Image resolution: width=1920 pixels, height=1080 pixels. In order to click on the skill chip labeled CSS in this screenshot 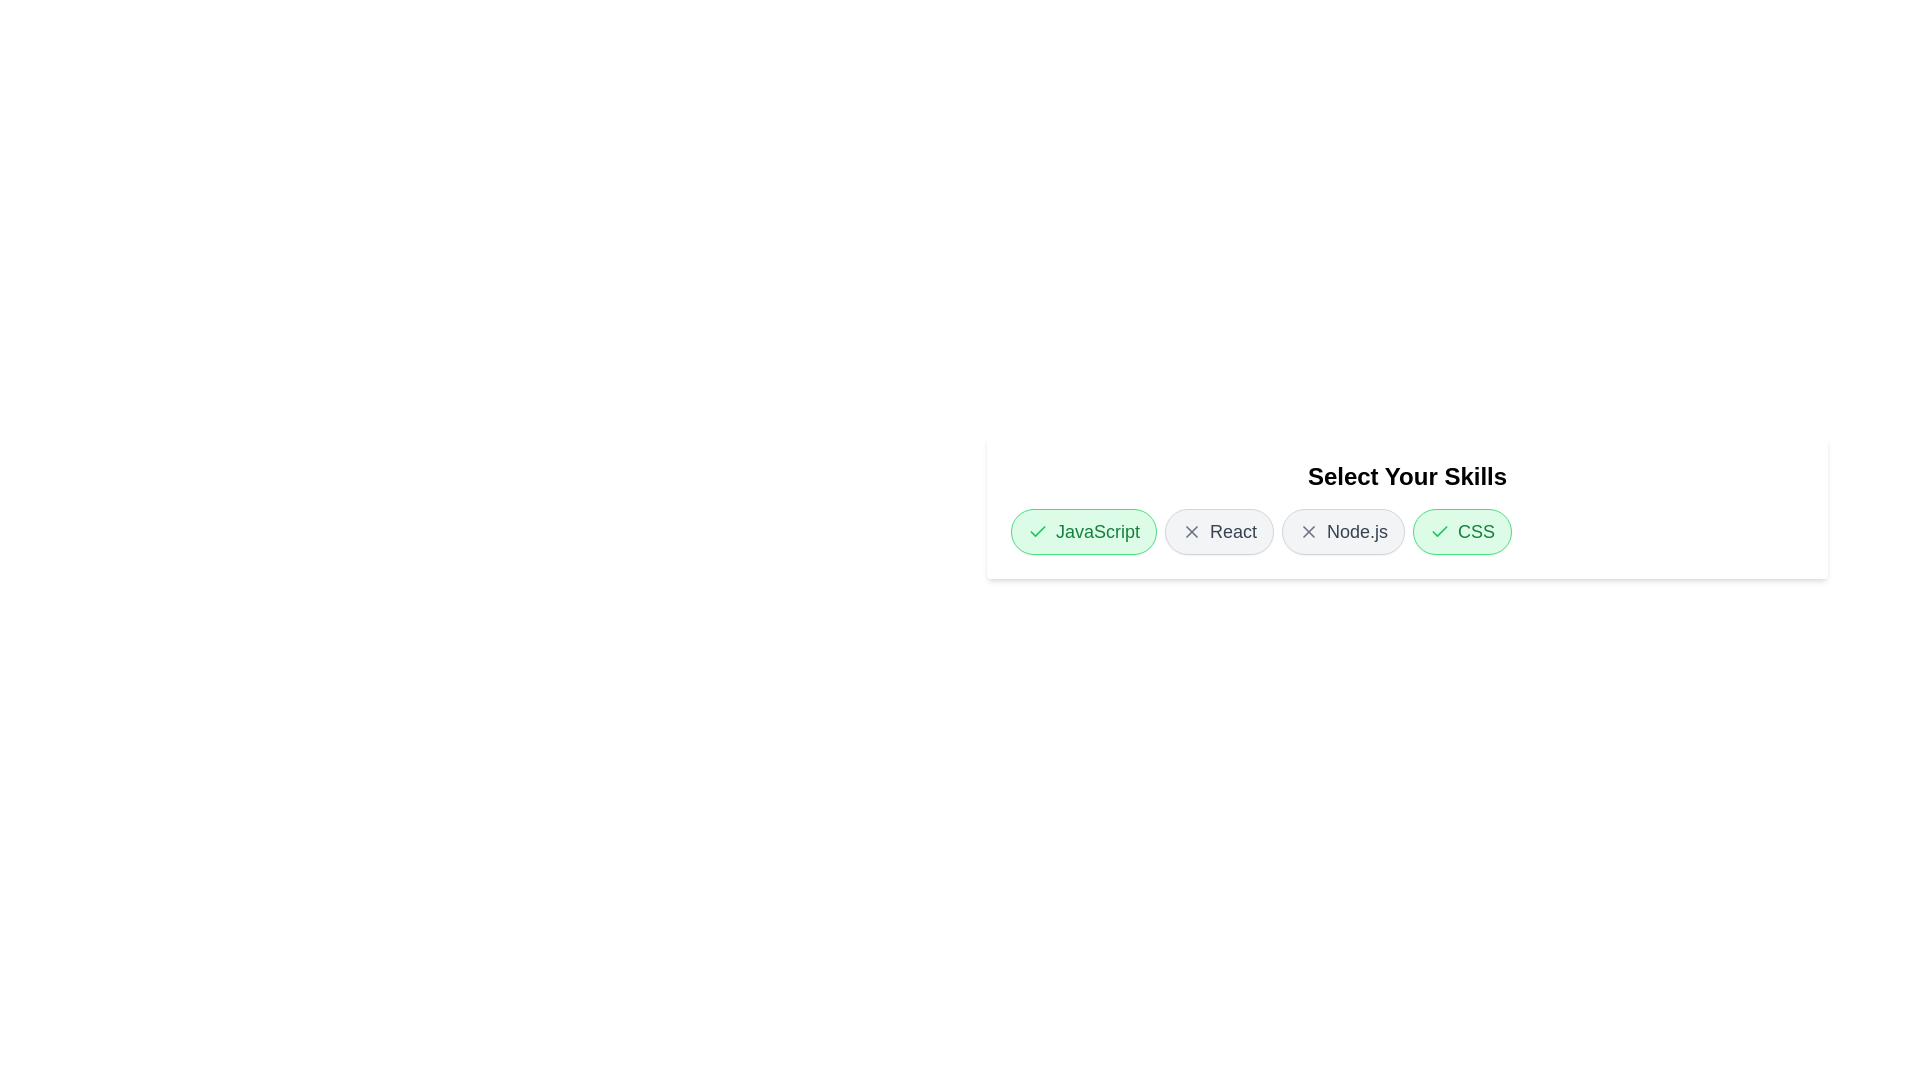, I will do `click(1462, 531)`.